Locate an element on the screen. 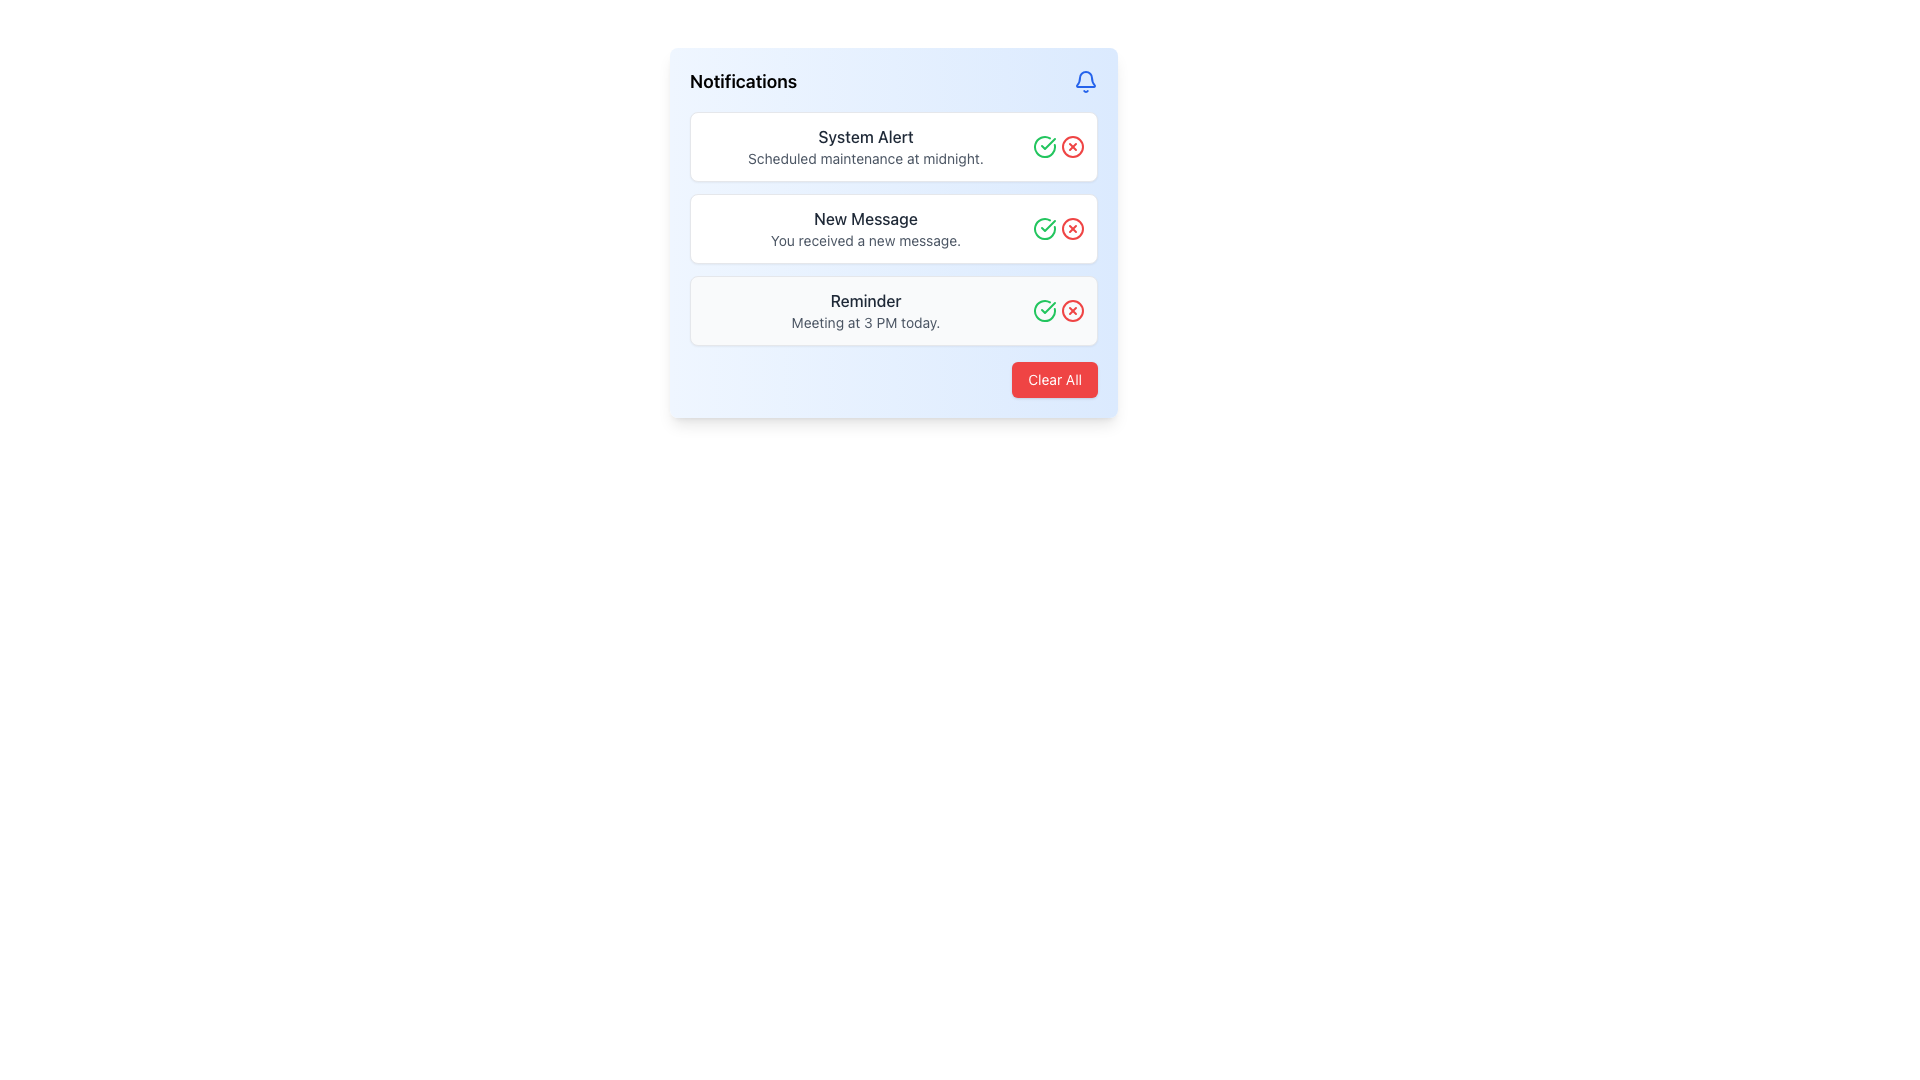 This screenshot has width=1920, height=1080. the second notification item in the vertically stacked list, which displays the bold headline 'New Message' and the smaller text 'You received a new message.' is located at coordinates (865, 227).